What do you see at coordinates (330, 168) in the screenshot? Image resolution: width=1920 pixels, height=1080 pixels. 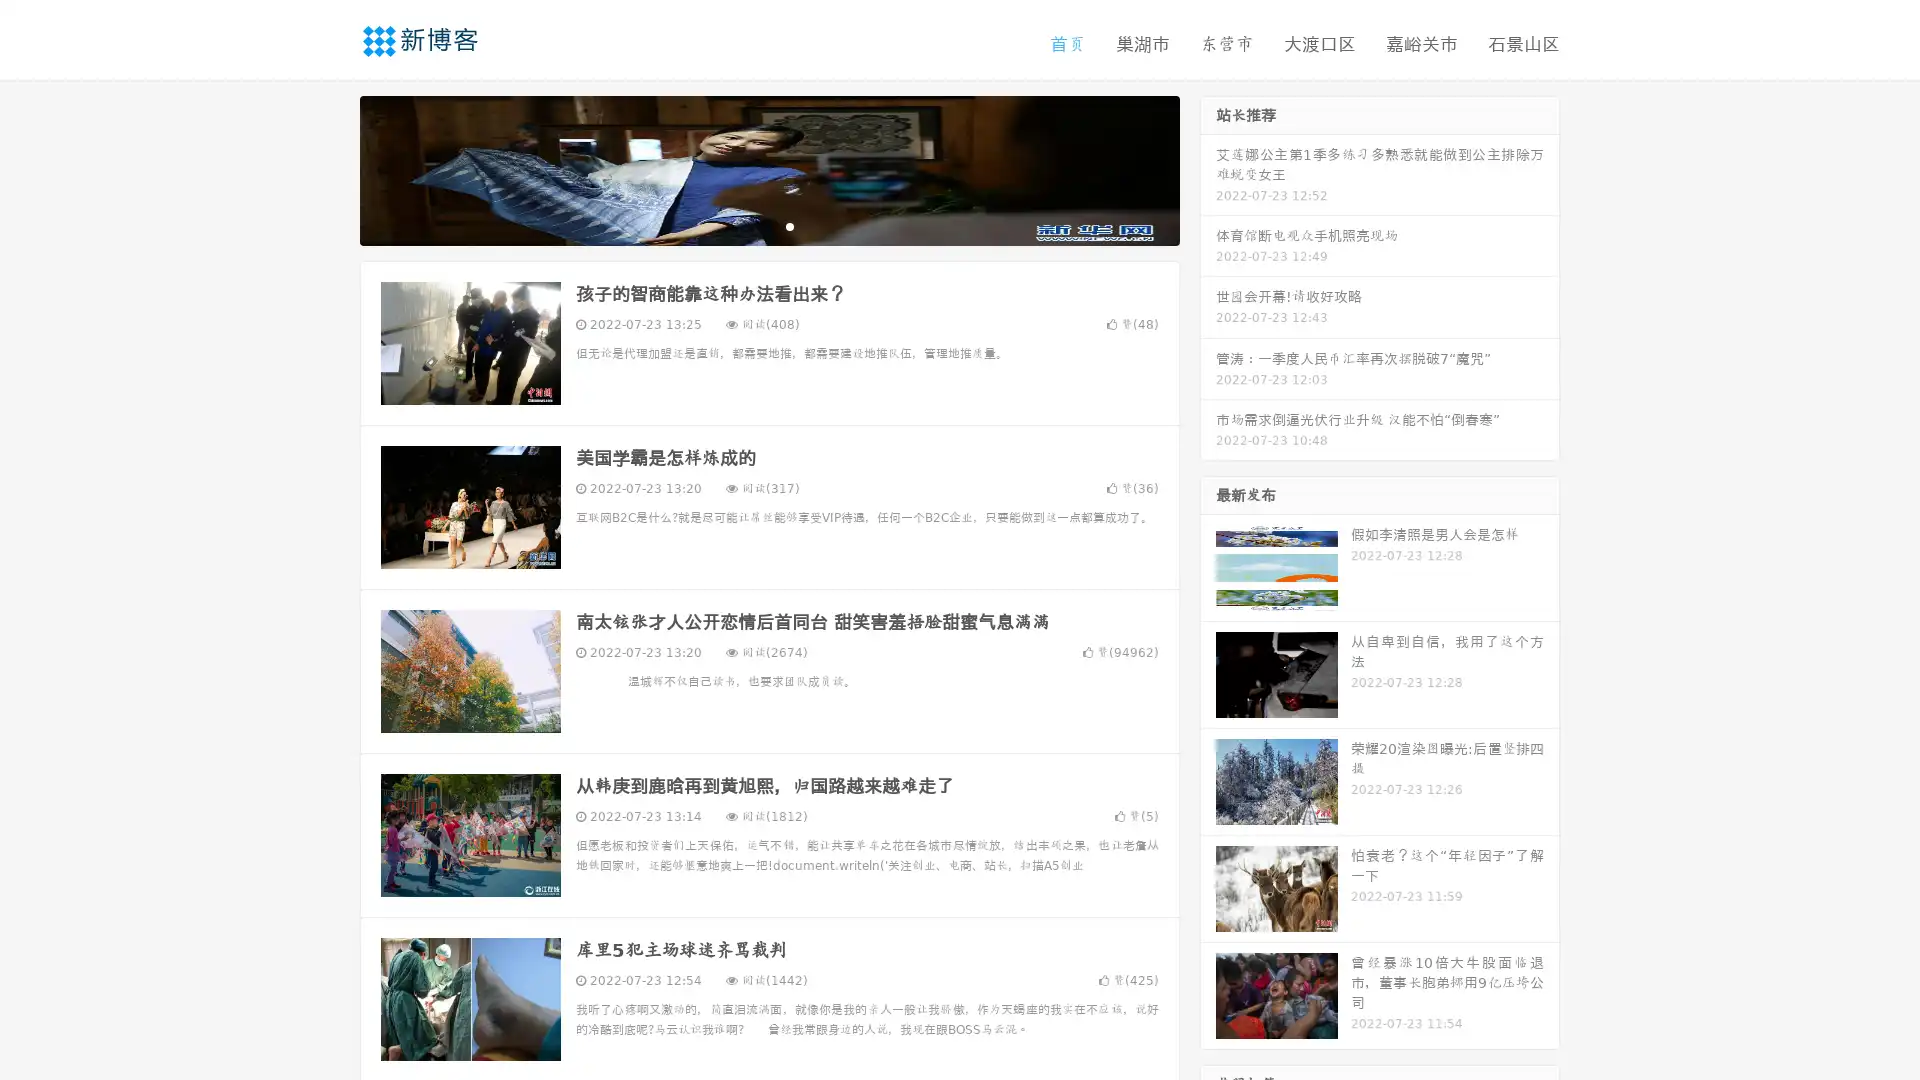 I see `Previous slide` at bounding box center [330, 168].